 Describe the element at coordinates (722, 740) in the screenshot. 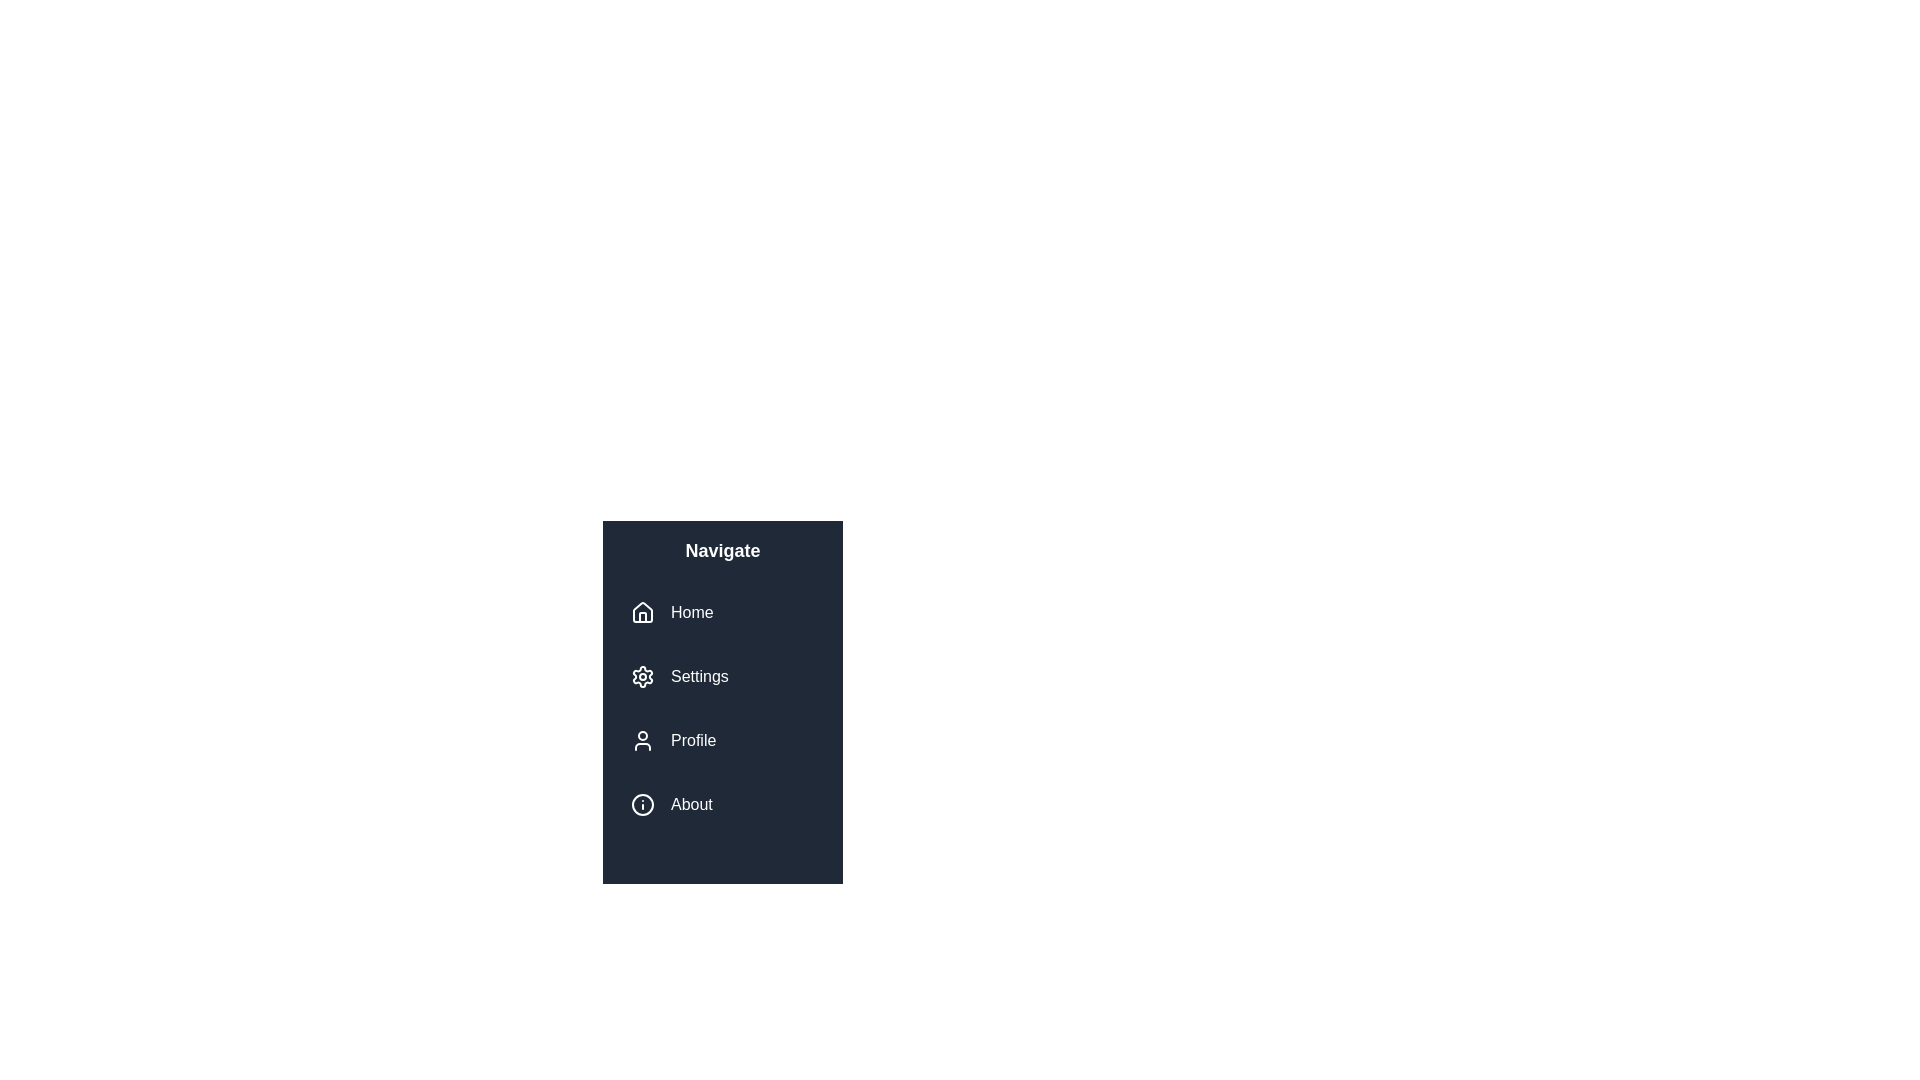

I see `the 'Profile' Navigation Button, which is the third item in the vertical navigation menu under 'Navigate'` at that location.